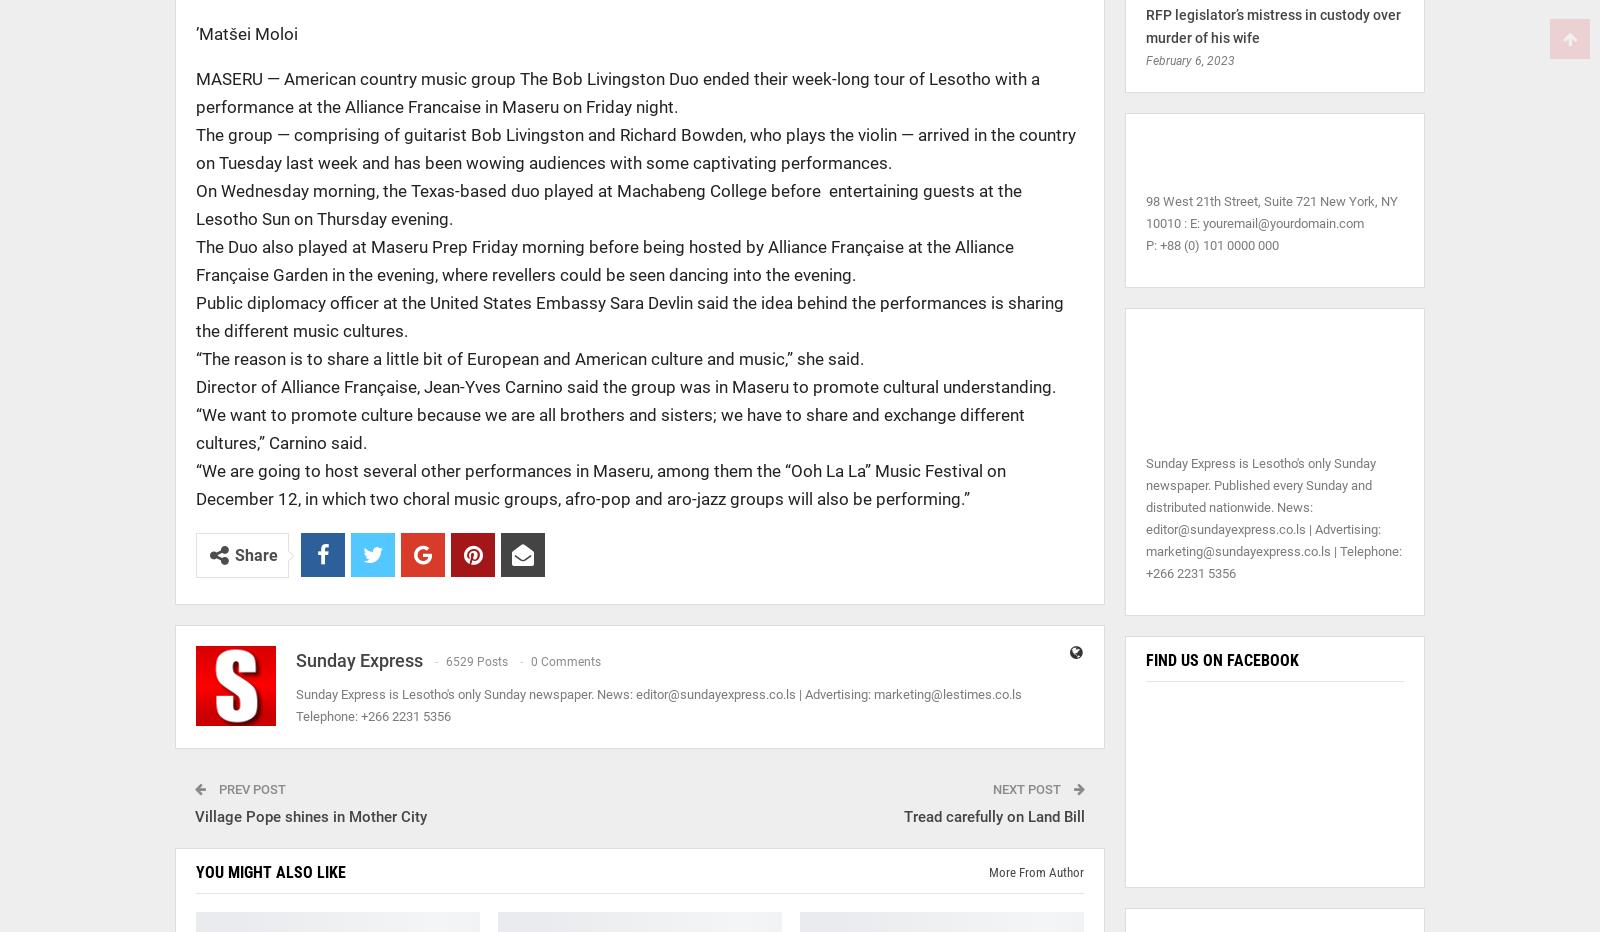 The height and width of the screenshot is (932, 1600). What do you see at coordinates (625, 385) in the screenshot?
I see `'Director of Alliance Française, Jean-Yves Carnino said the group was in Maseru to promote cultural understanding.'` at bounding box center [625, 385].